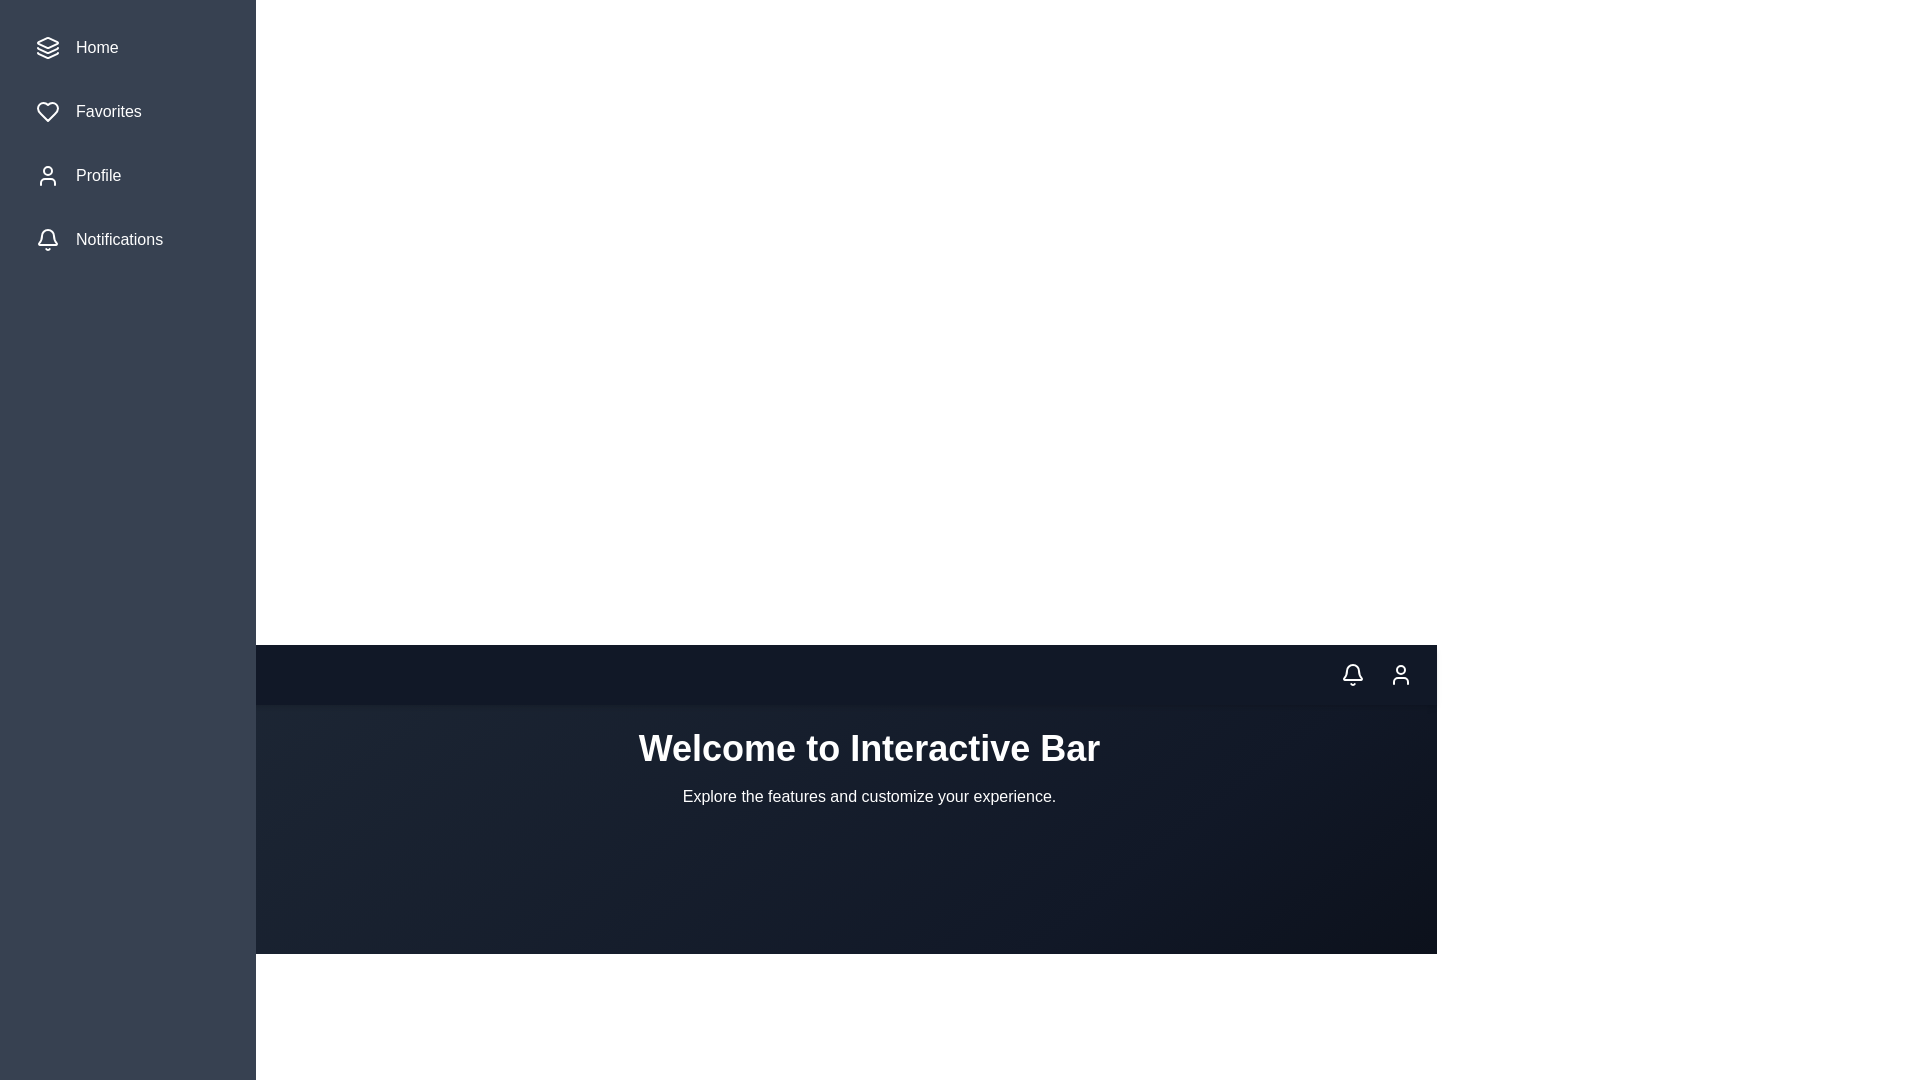  What do you see at coordinates (127, 175) in the screenshot?
I see `the menu item labeled Profile` at bounding box center [127, 175].